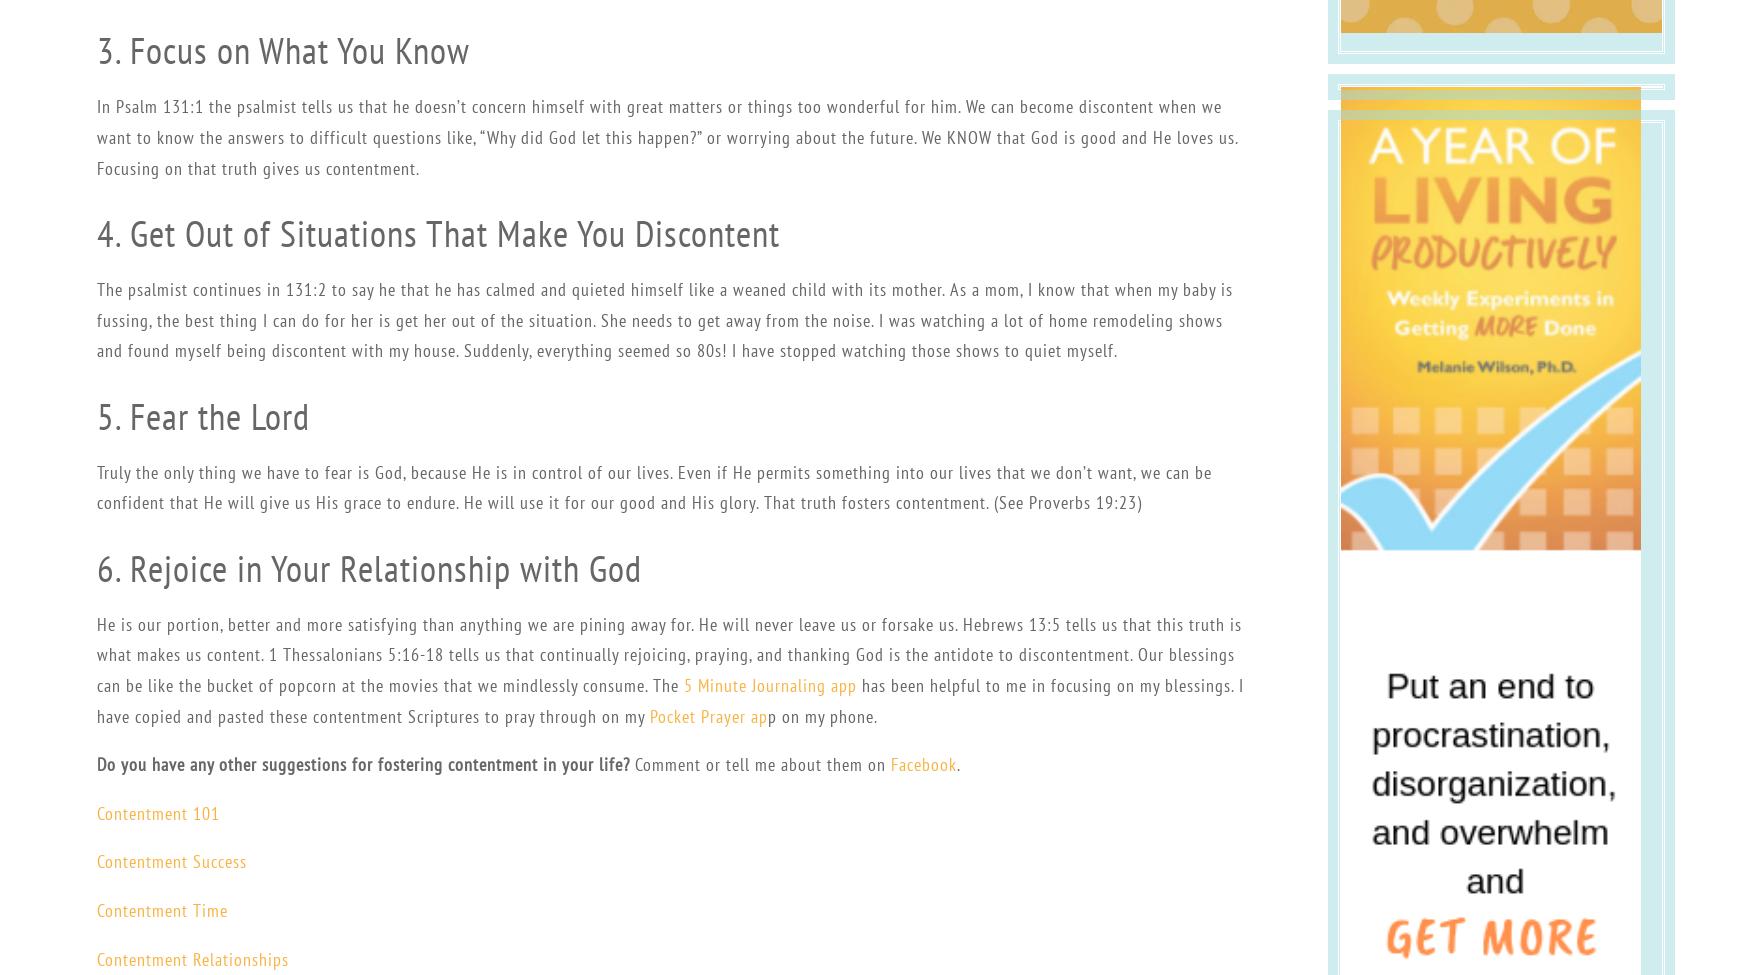  I want to click on 'Comment or tell me about them on', so click(758, 763).